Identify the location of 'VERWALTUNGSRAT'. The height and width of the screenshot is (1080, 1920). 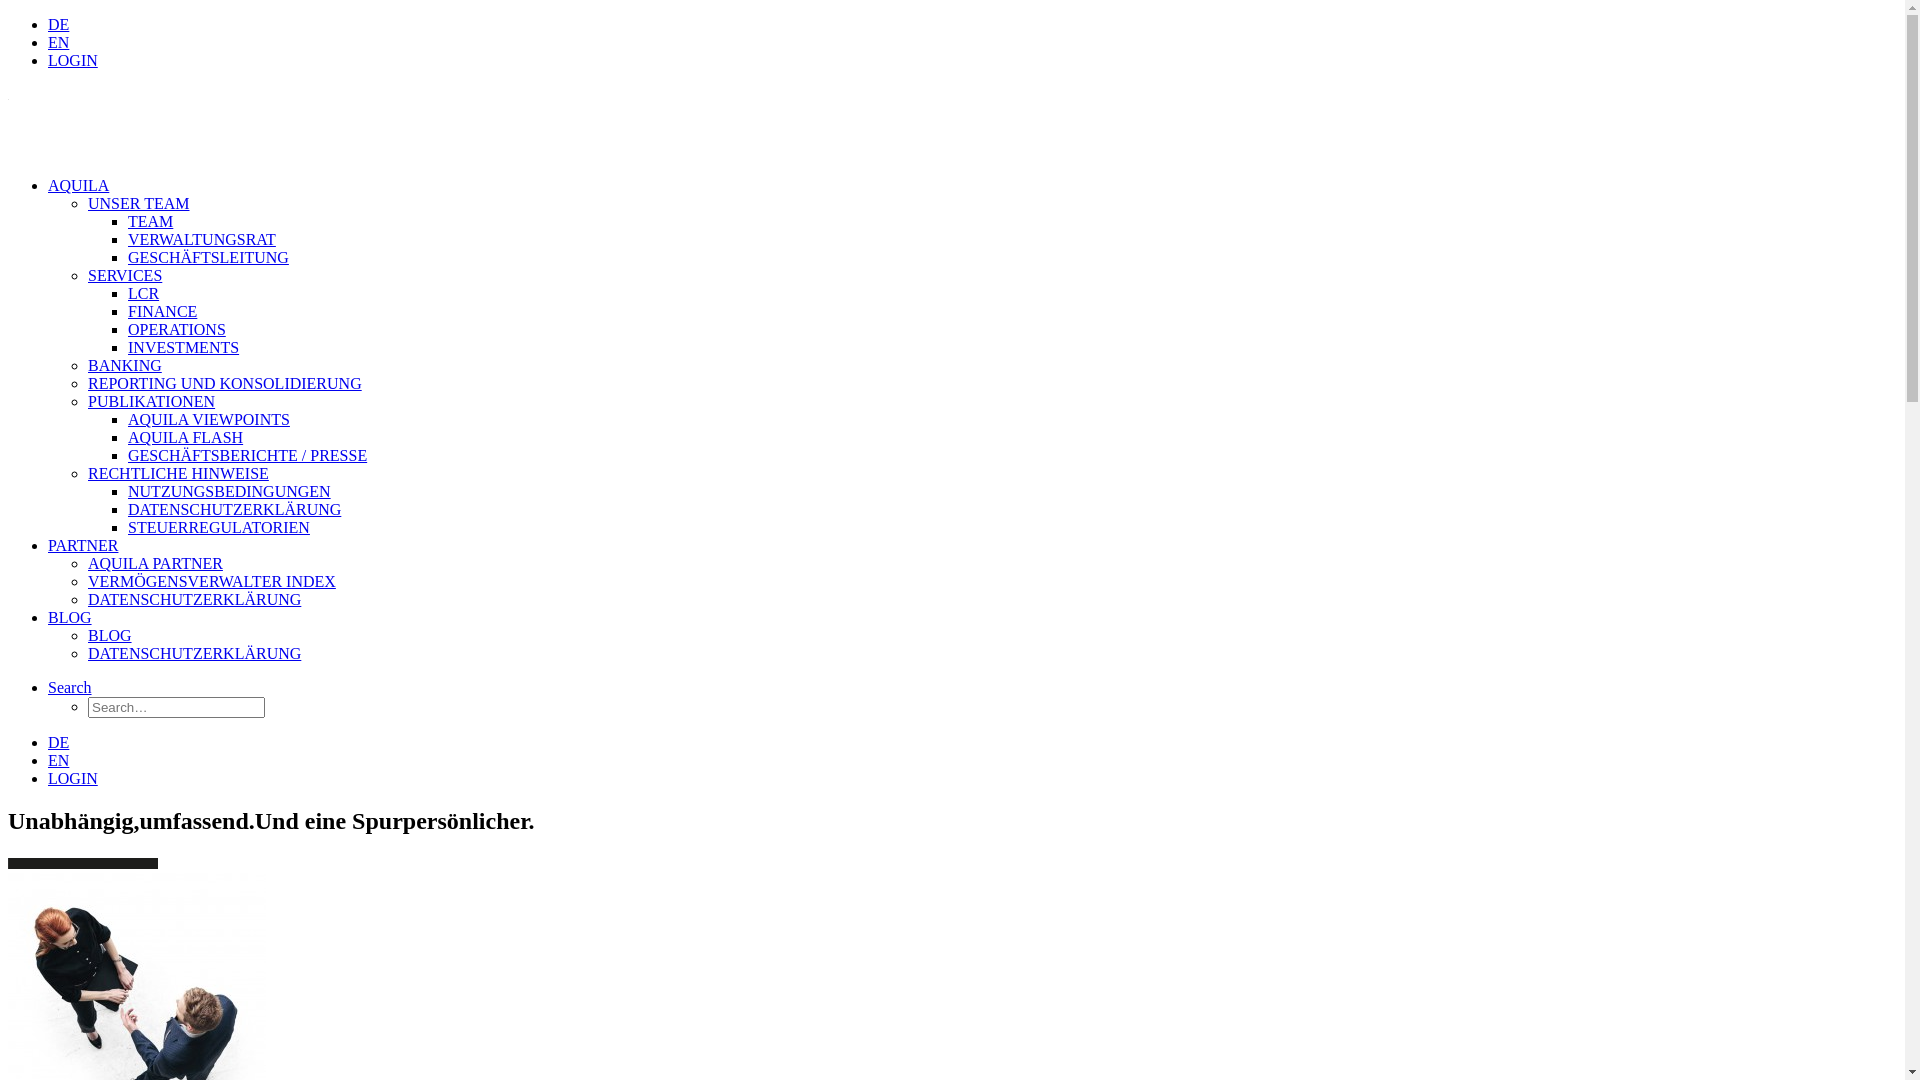
(201, 238).